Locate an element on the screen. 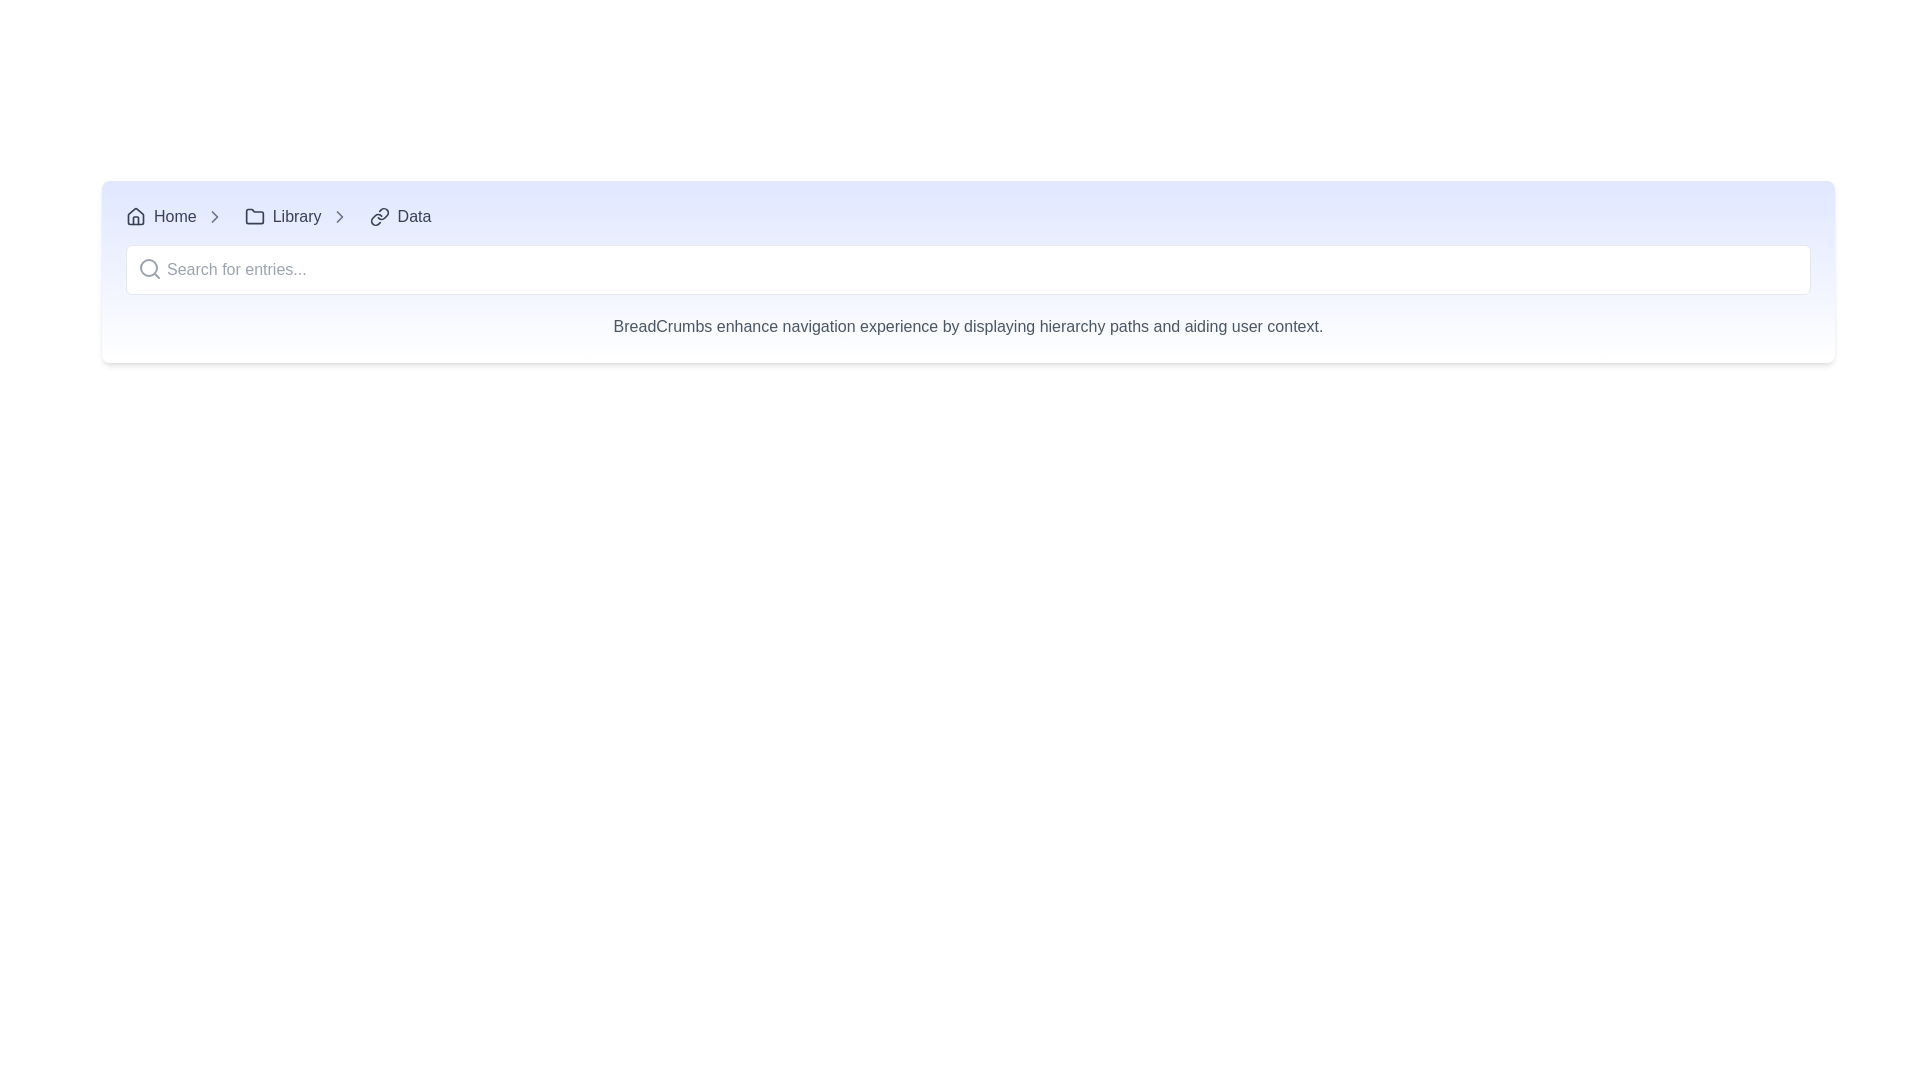  the 'Library' breadcrumb navigation item, which is the second item is located at coordinates (300, 216).